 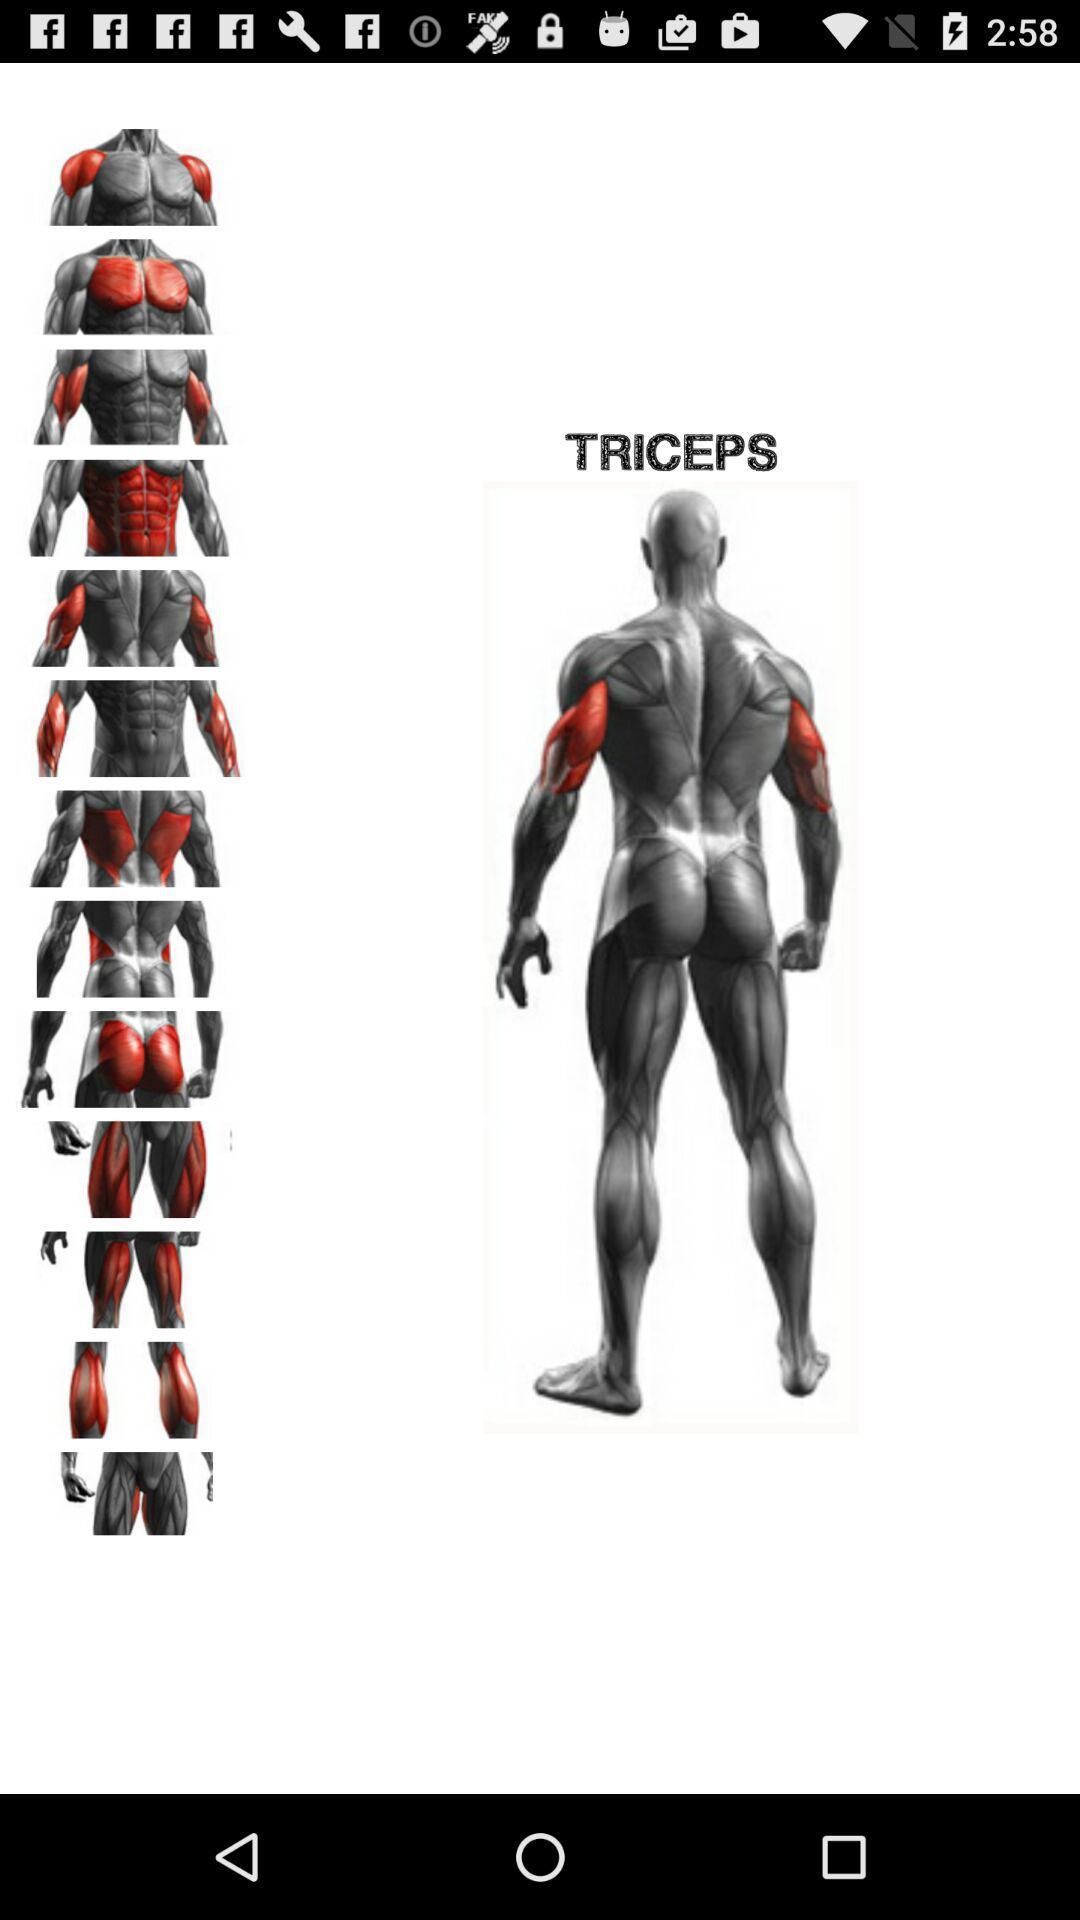 What do you see at coordinates (131, 720) in the screenshot?
I see `switch to this view` at bounding box center [131, 720].